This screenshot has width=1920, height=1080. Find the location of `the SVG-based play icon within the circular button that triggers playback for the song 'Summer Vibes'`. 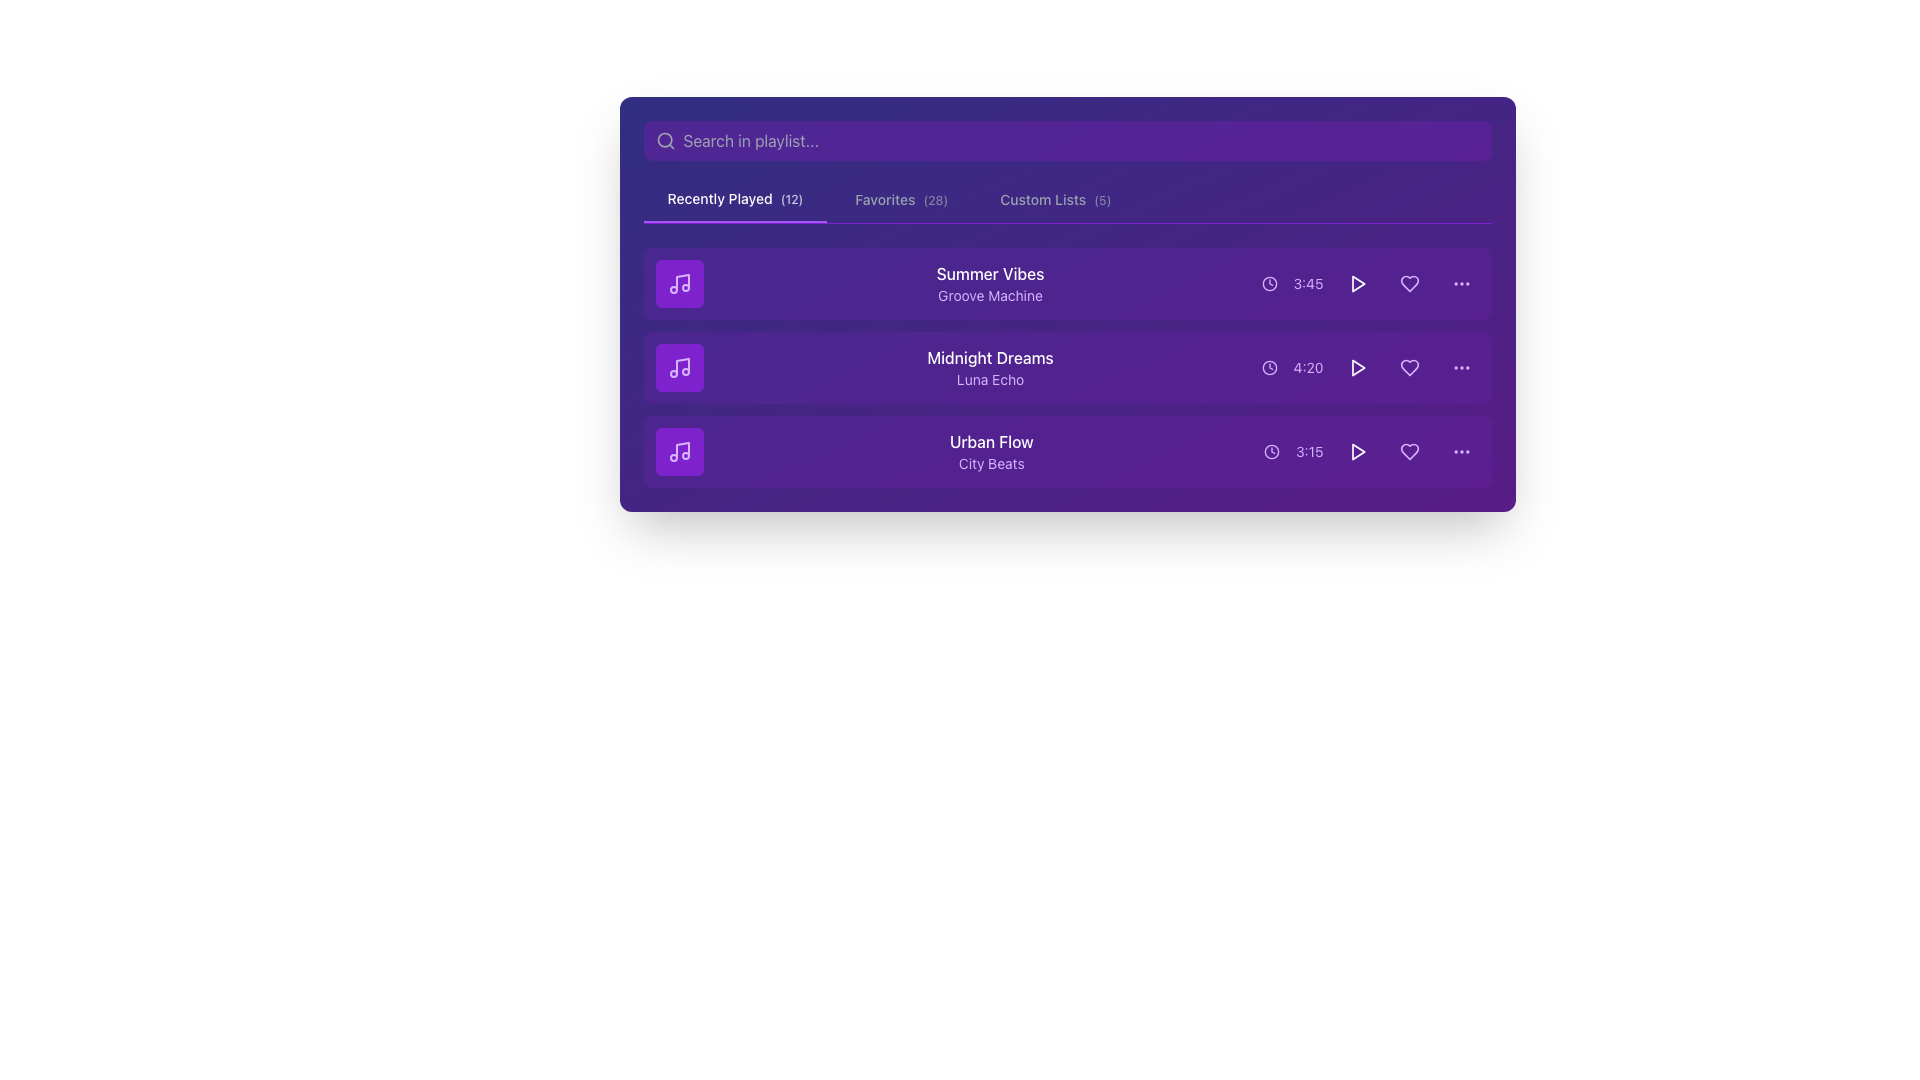

the SVG-based play icon within the circular button that triggers playback for the song 'Summer Vibes' is located at coordinates (1357, 284).